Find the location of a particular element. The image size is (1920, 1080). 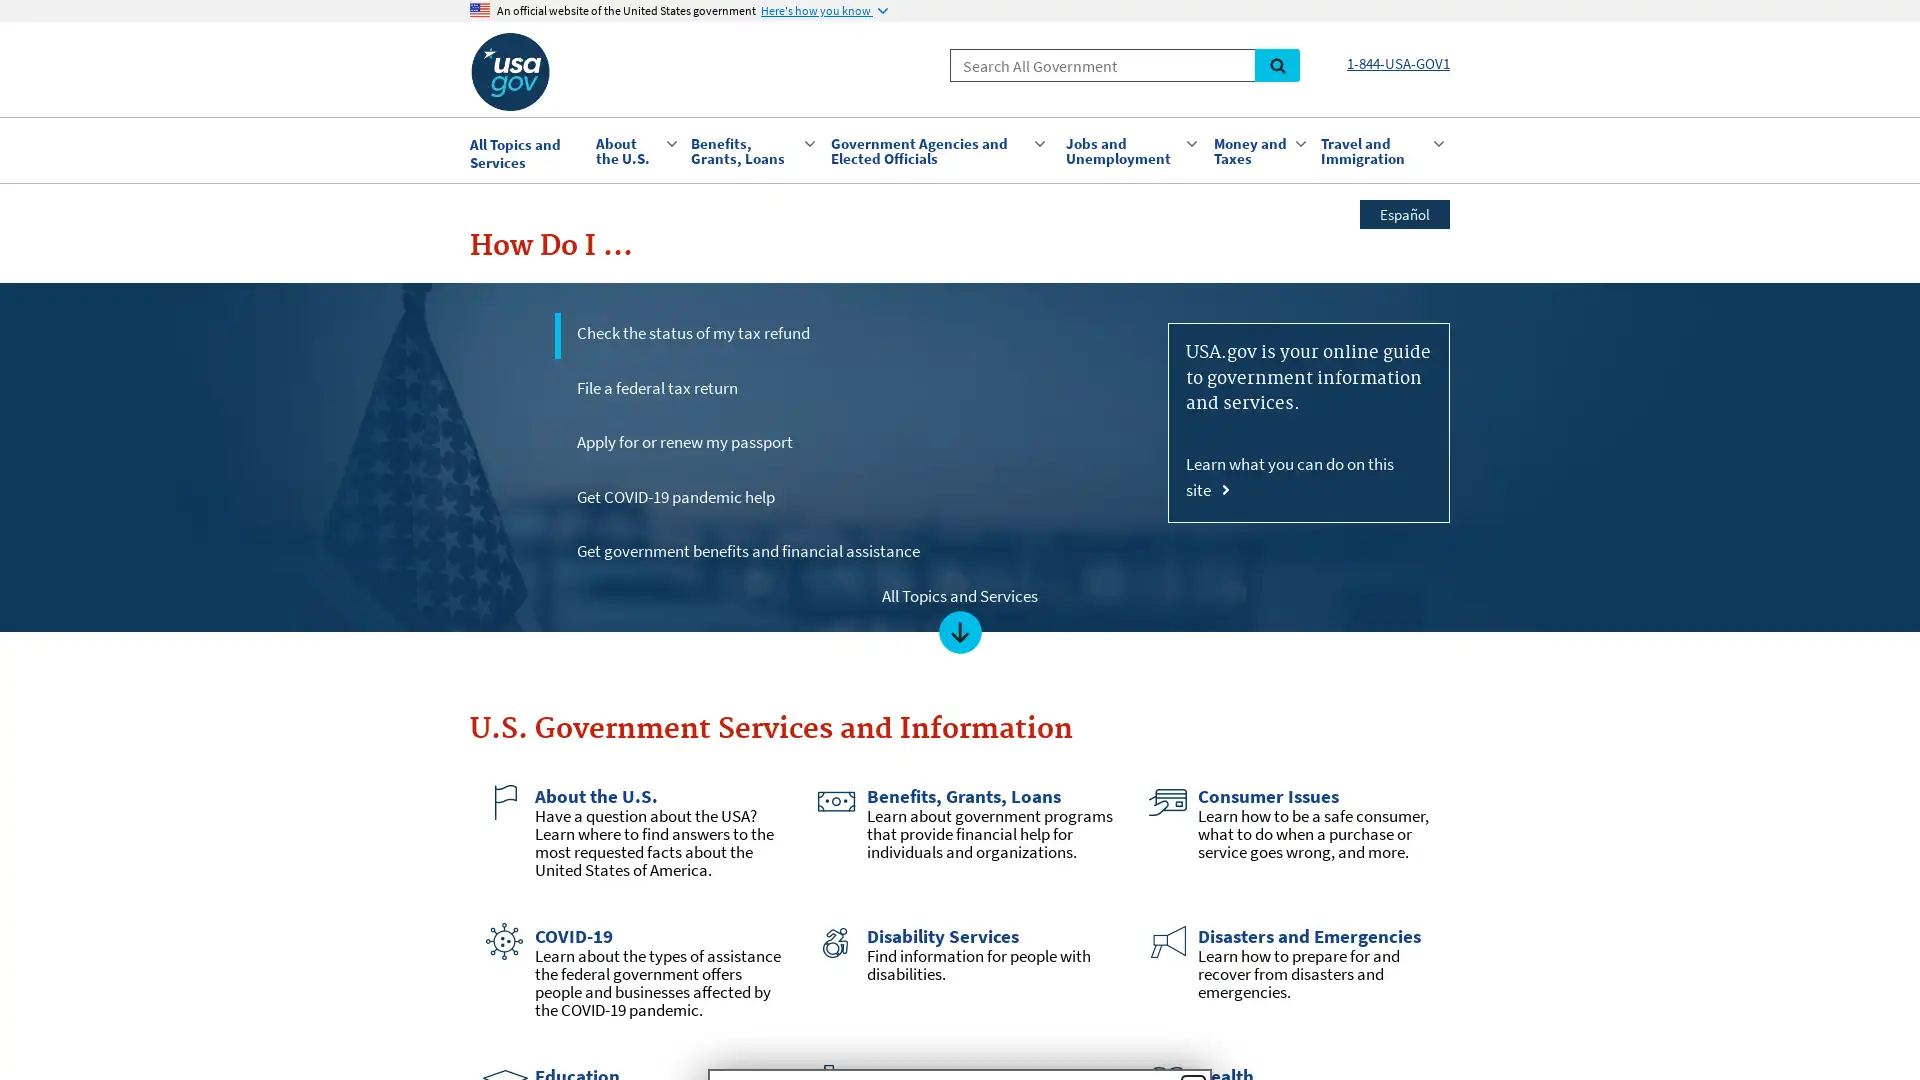

Search is located at coordinates (1276, 64).